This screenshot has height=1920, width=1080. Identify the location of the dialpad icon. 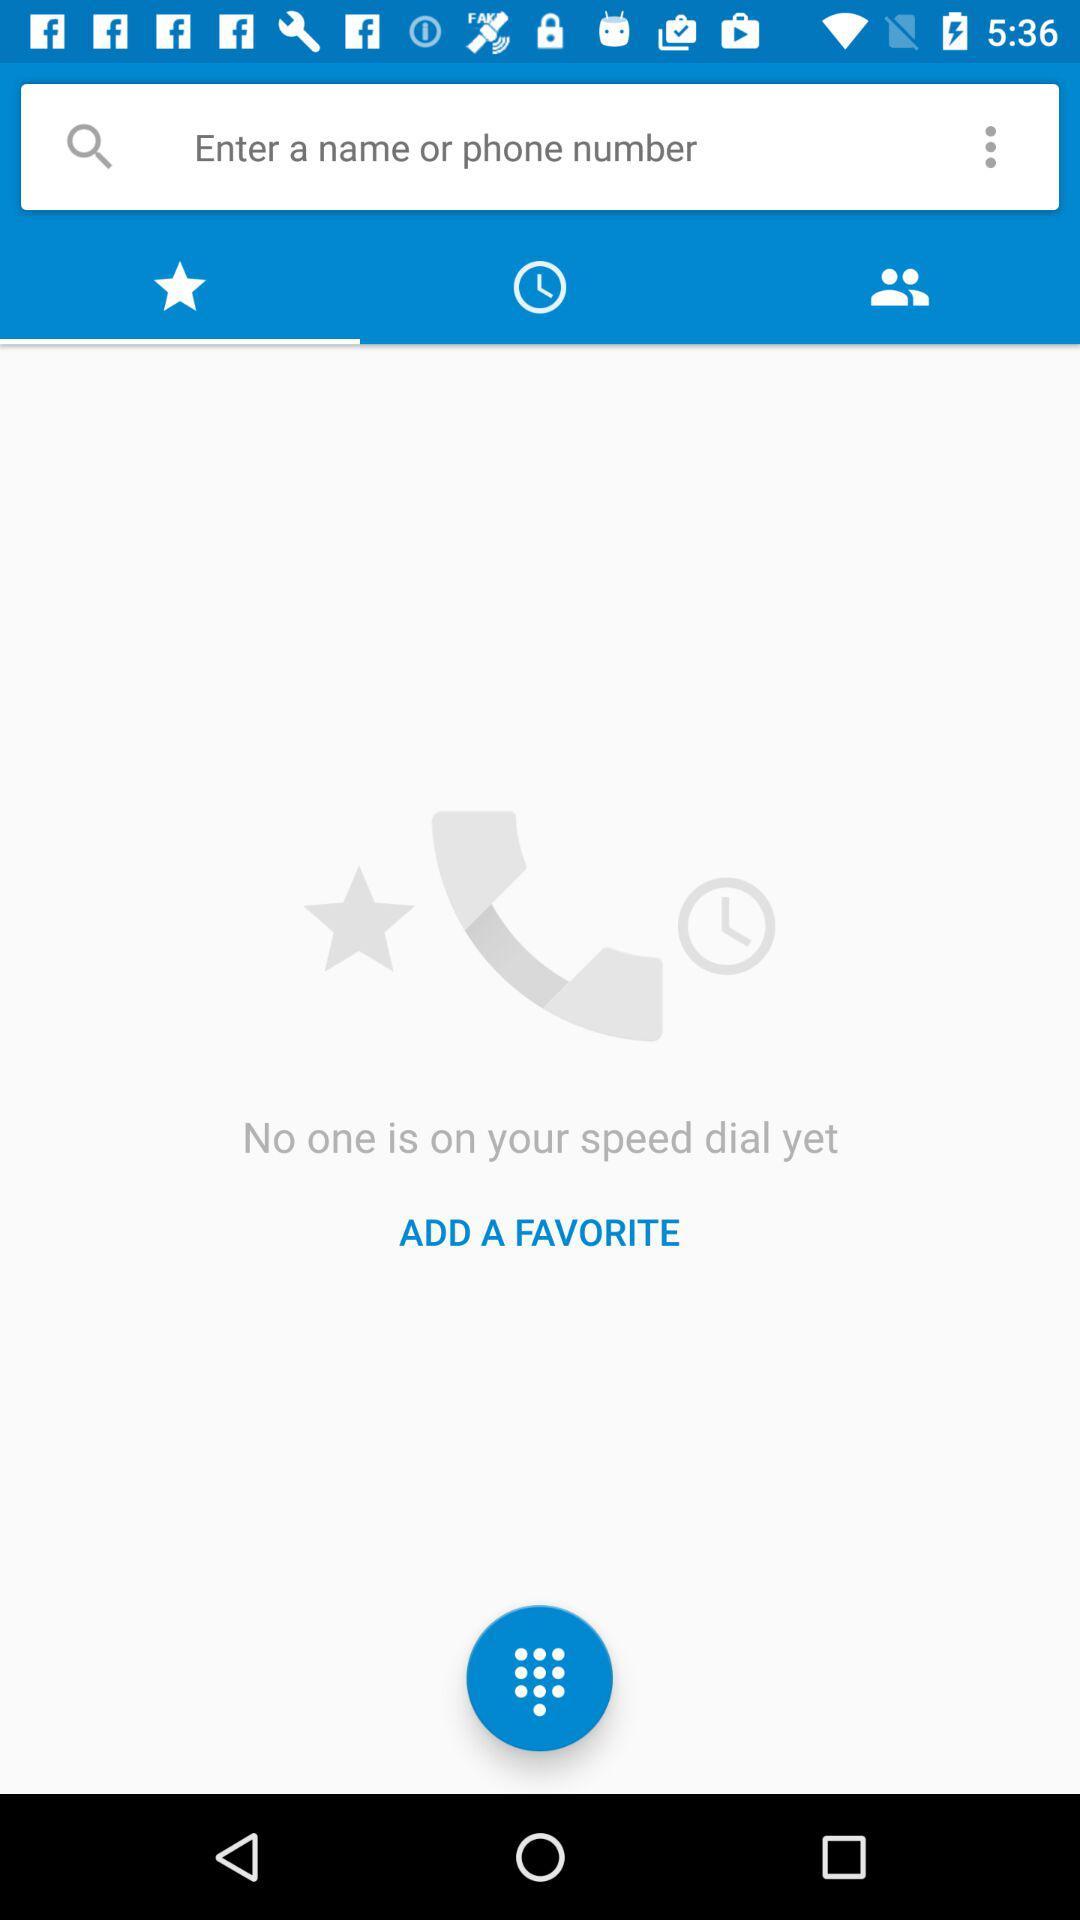
(540, 1678).